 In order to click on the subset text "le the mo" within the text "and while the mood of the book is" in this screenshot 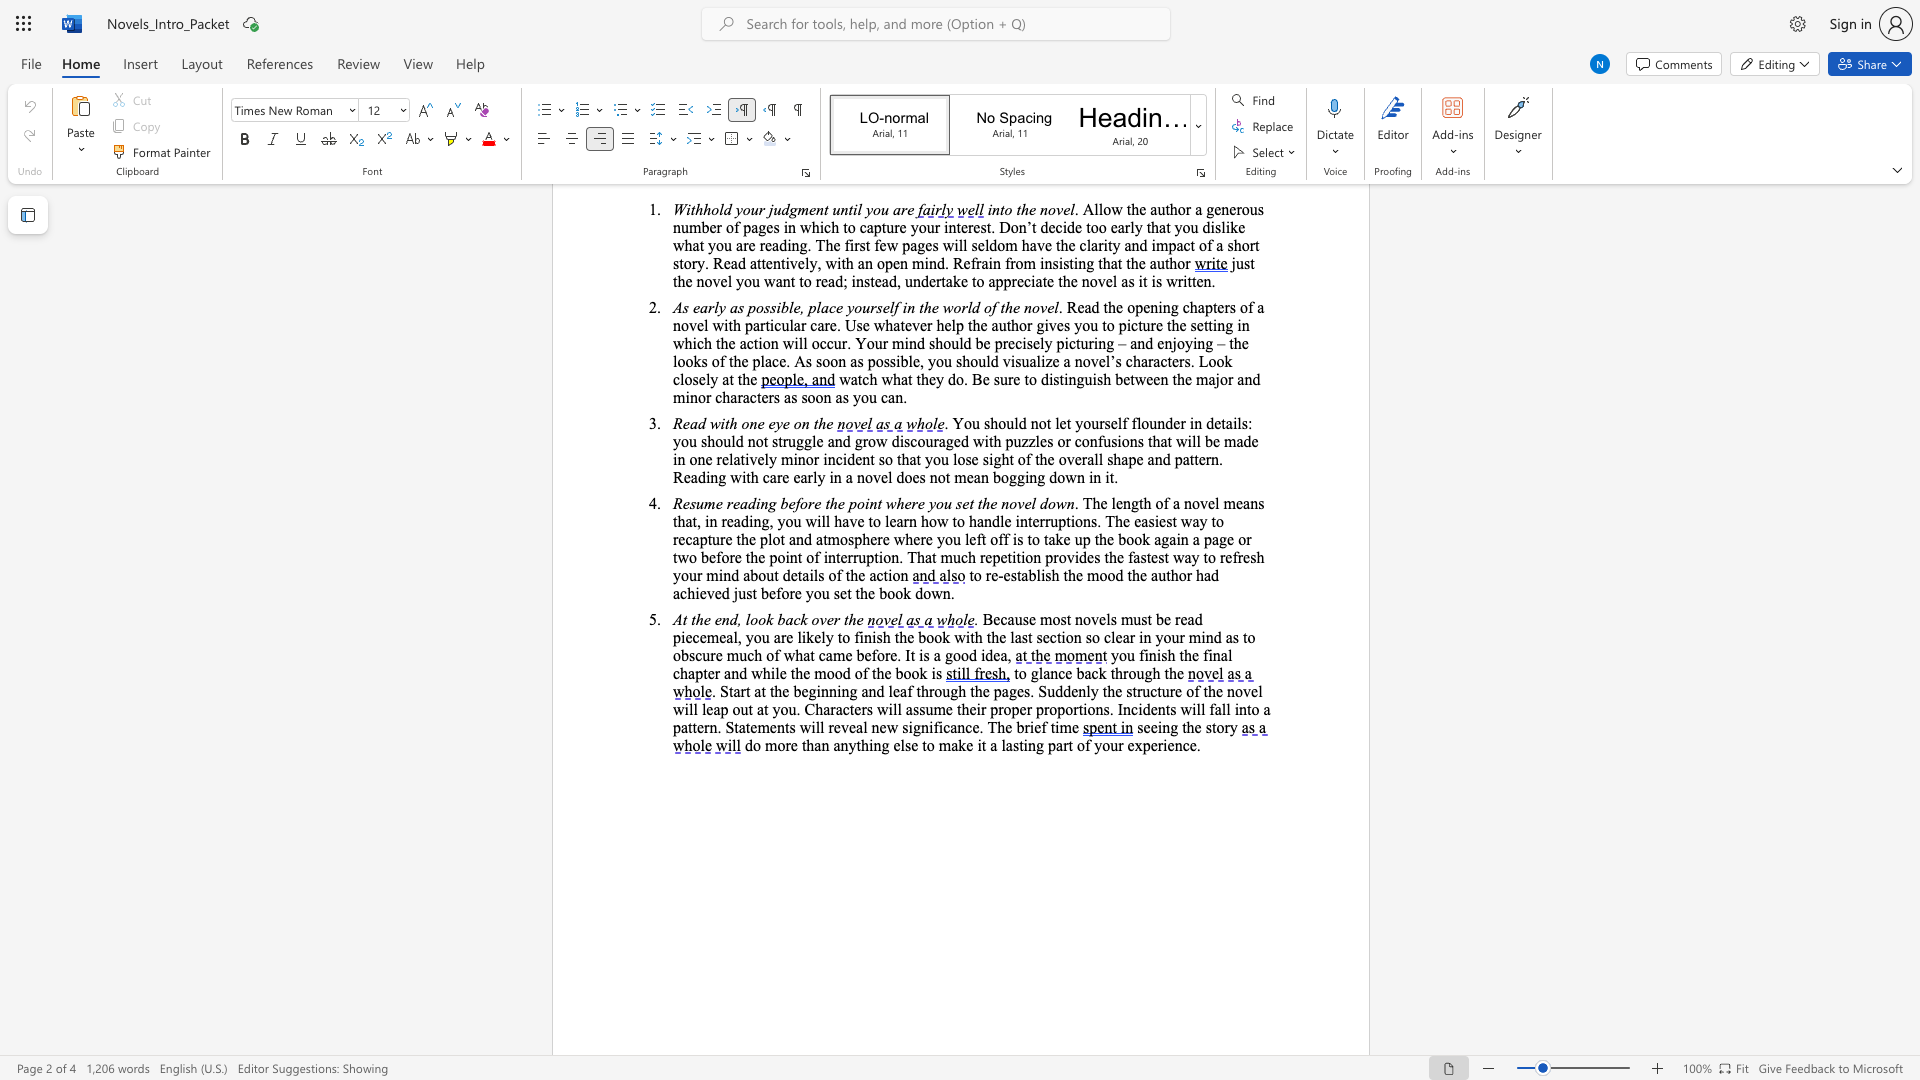, I will do `click(774, 673)`.